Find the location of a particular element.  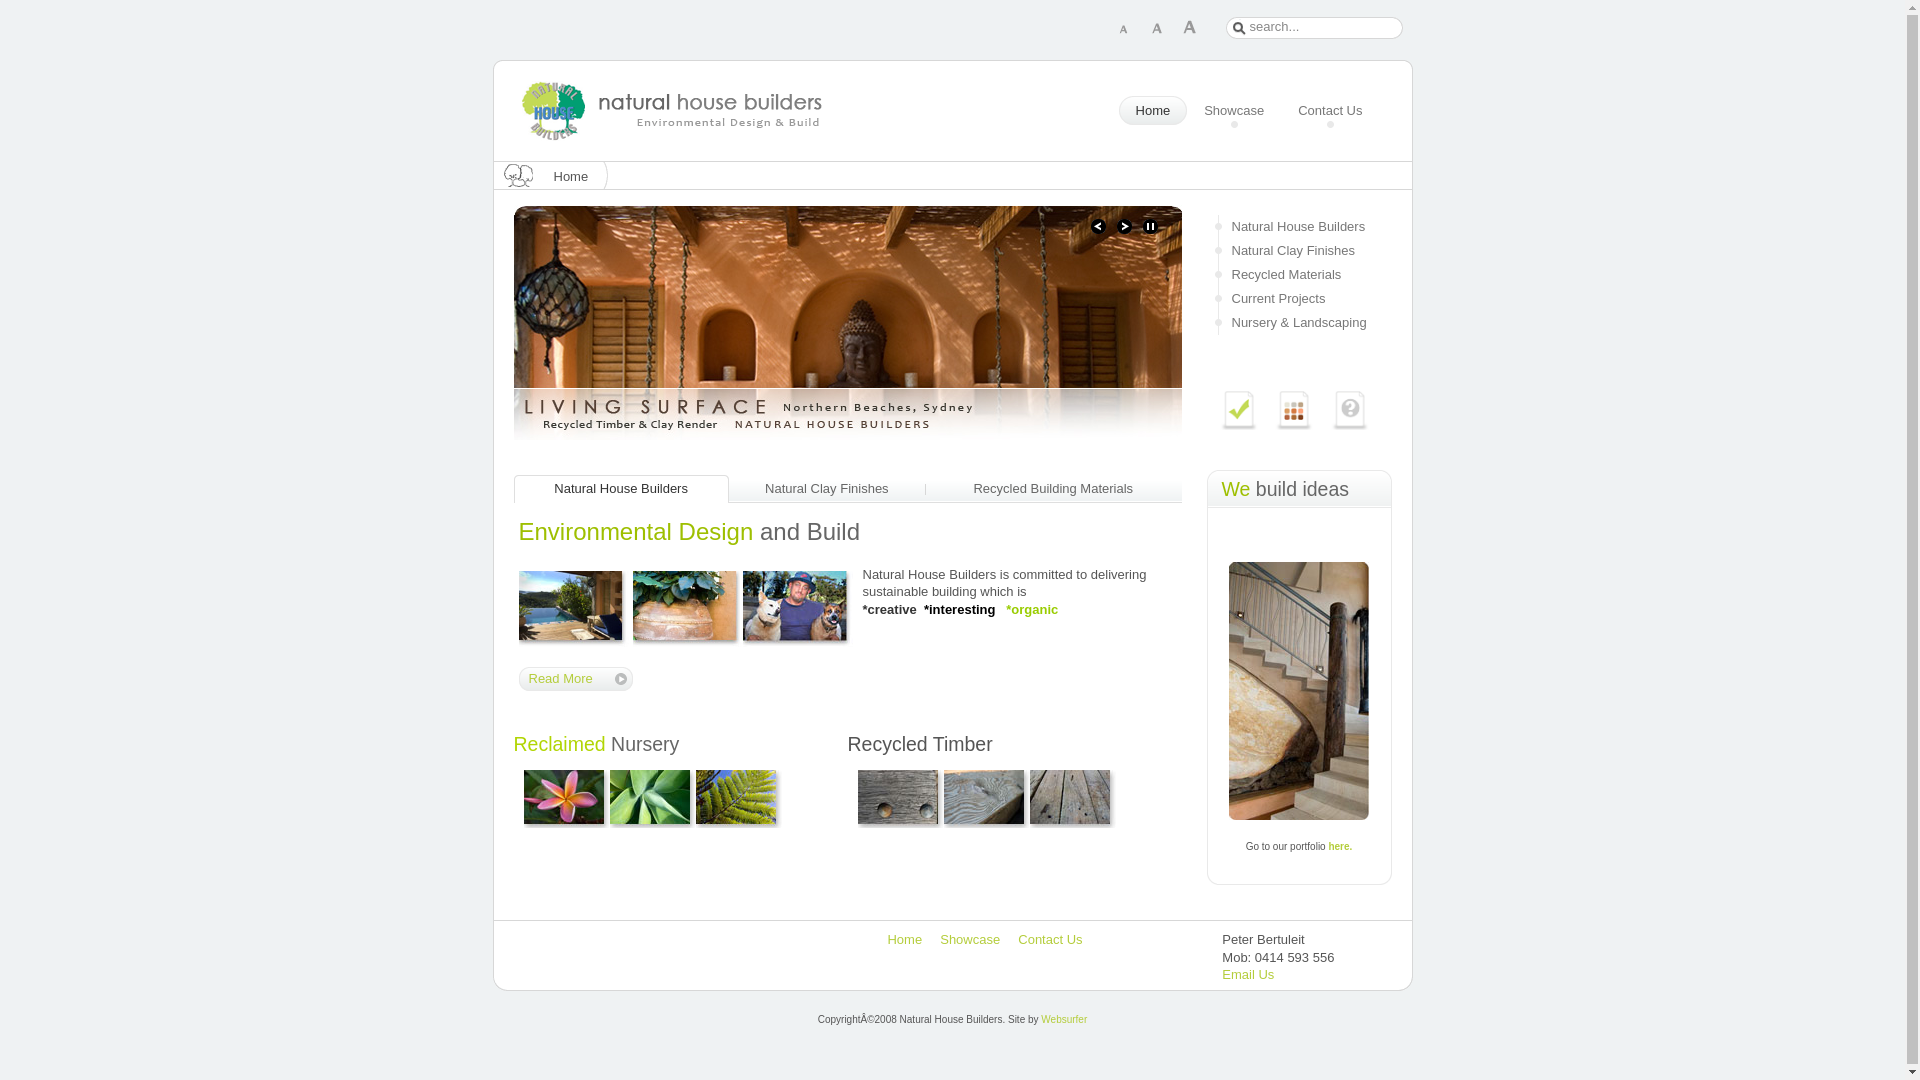

'We Love To Help!' is located at coordinates (1329, 408).